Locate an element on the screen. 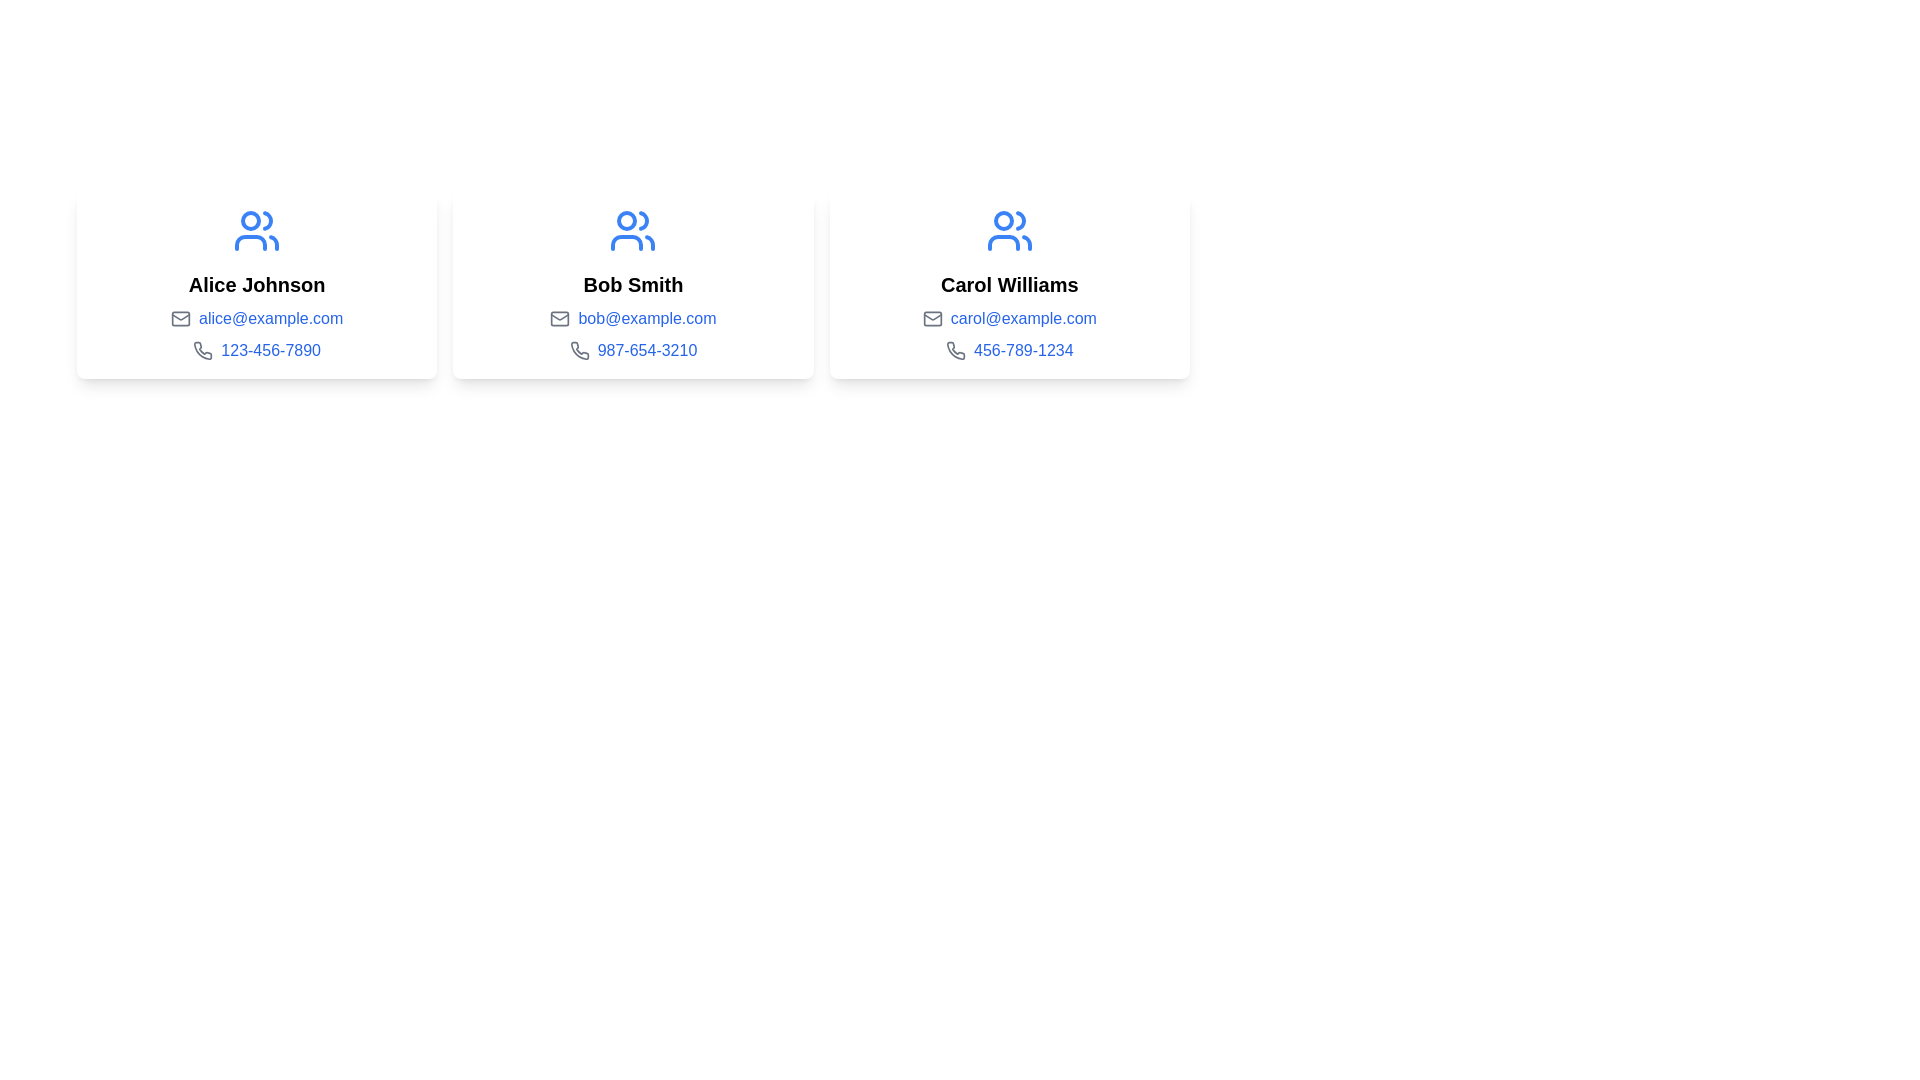  the clickable phone number link '456-789-1234' located at the bottom section of Carol Williams' card to initiate a call is located at coordinates (1009, 350).